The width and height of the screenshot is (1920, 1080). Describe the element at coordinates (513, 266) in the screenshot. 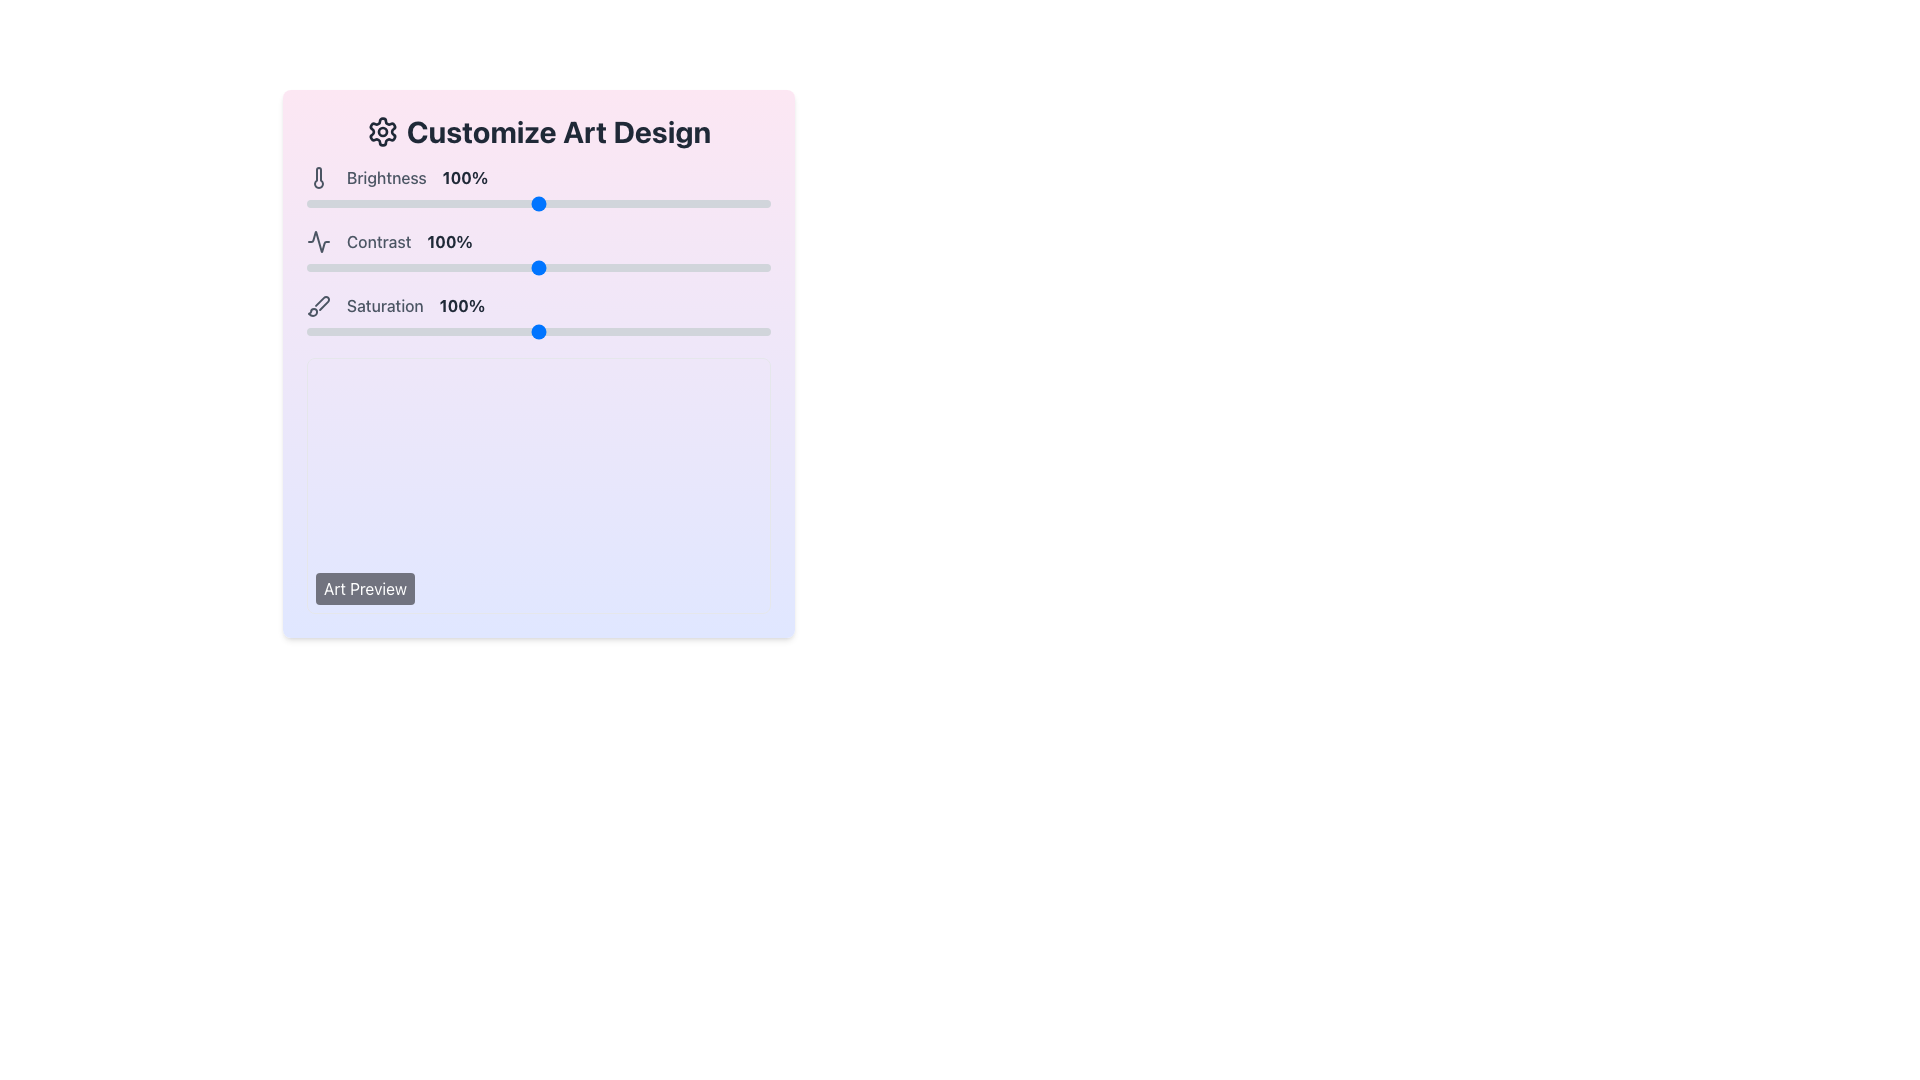

I see `the contrast level` at that location.